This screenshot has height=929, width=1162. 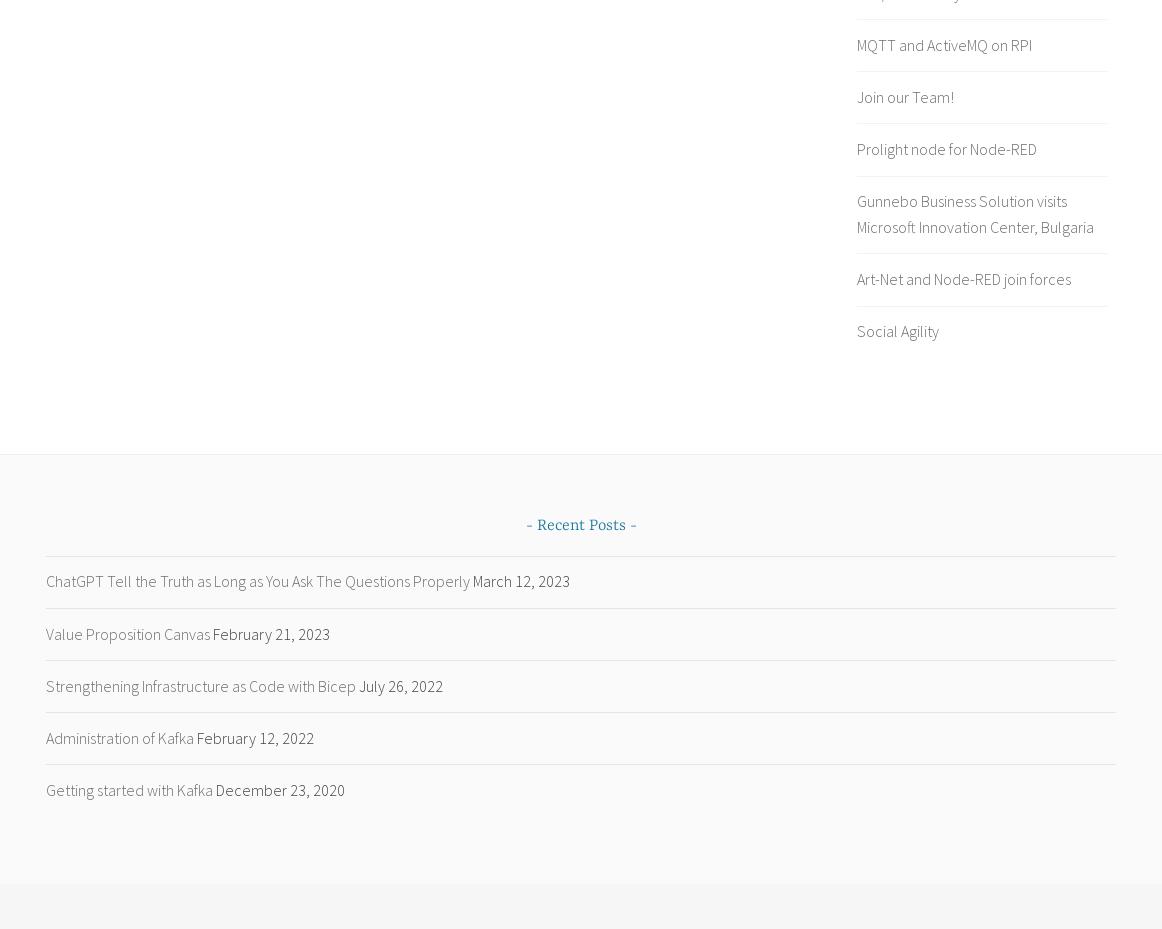 What do you see at coordinates (400, 685) in the screenshot?
I see `'July 26, 2022'` at bounding box center [400, 685].